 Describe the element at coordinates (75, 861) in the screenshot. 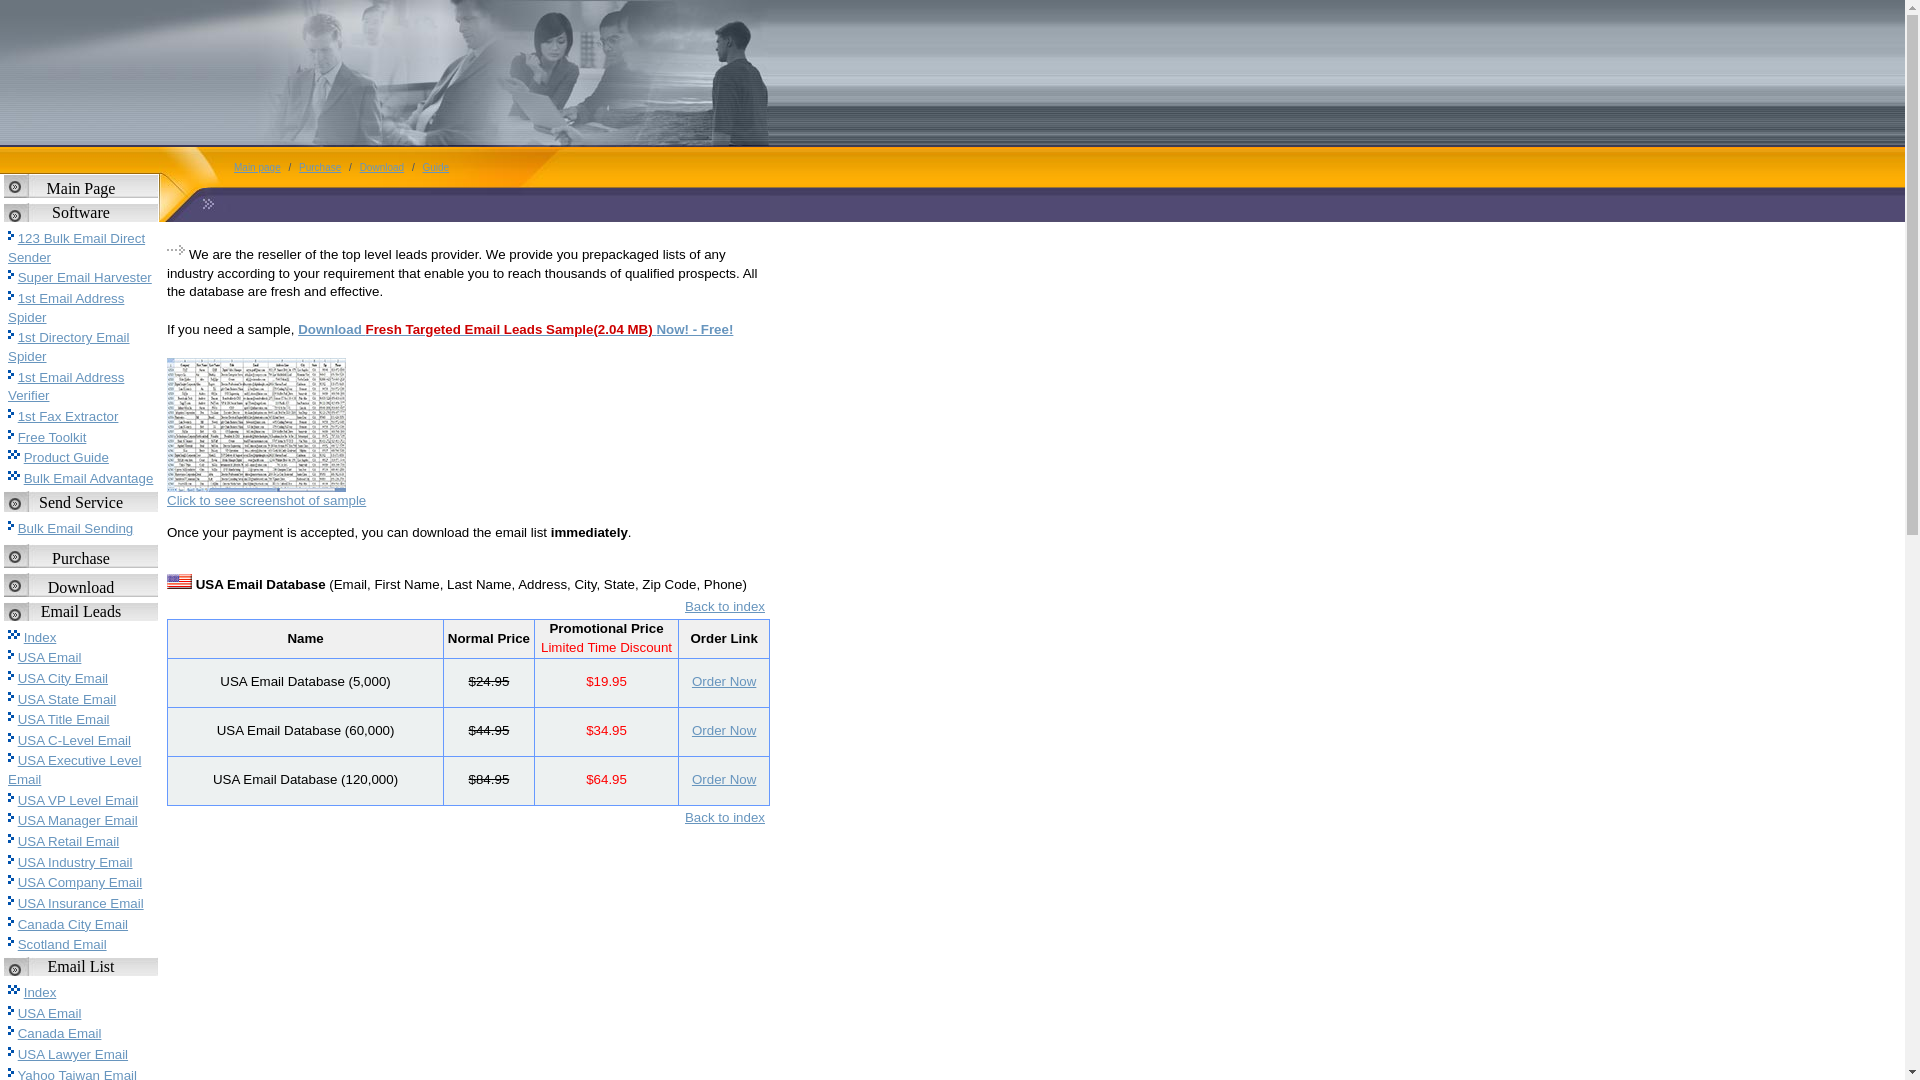

I see `'USA Industry Email'` at that location.